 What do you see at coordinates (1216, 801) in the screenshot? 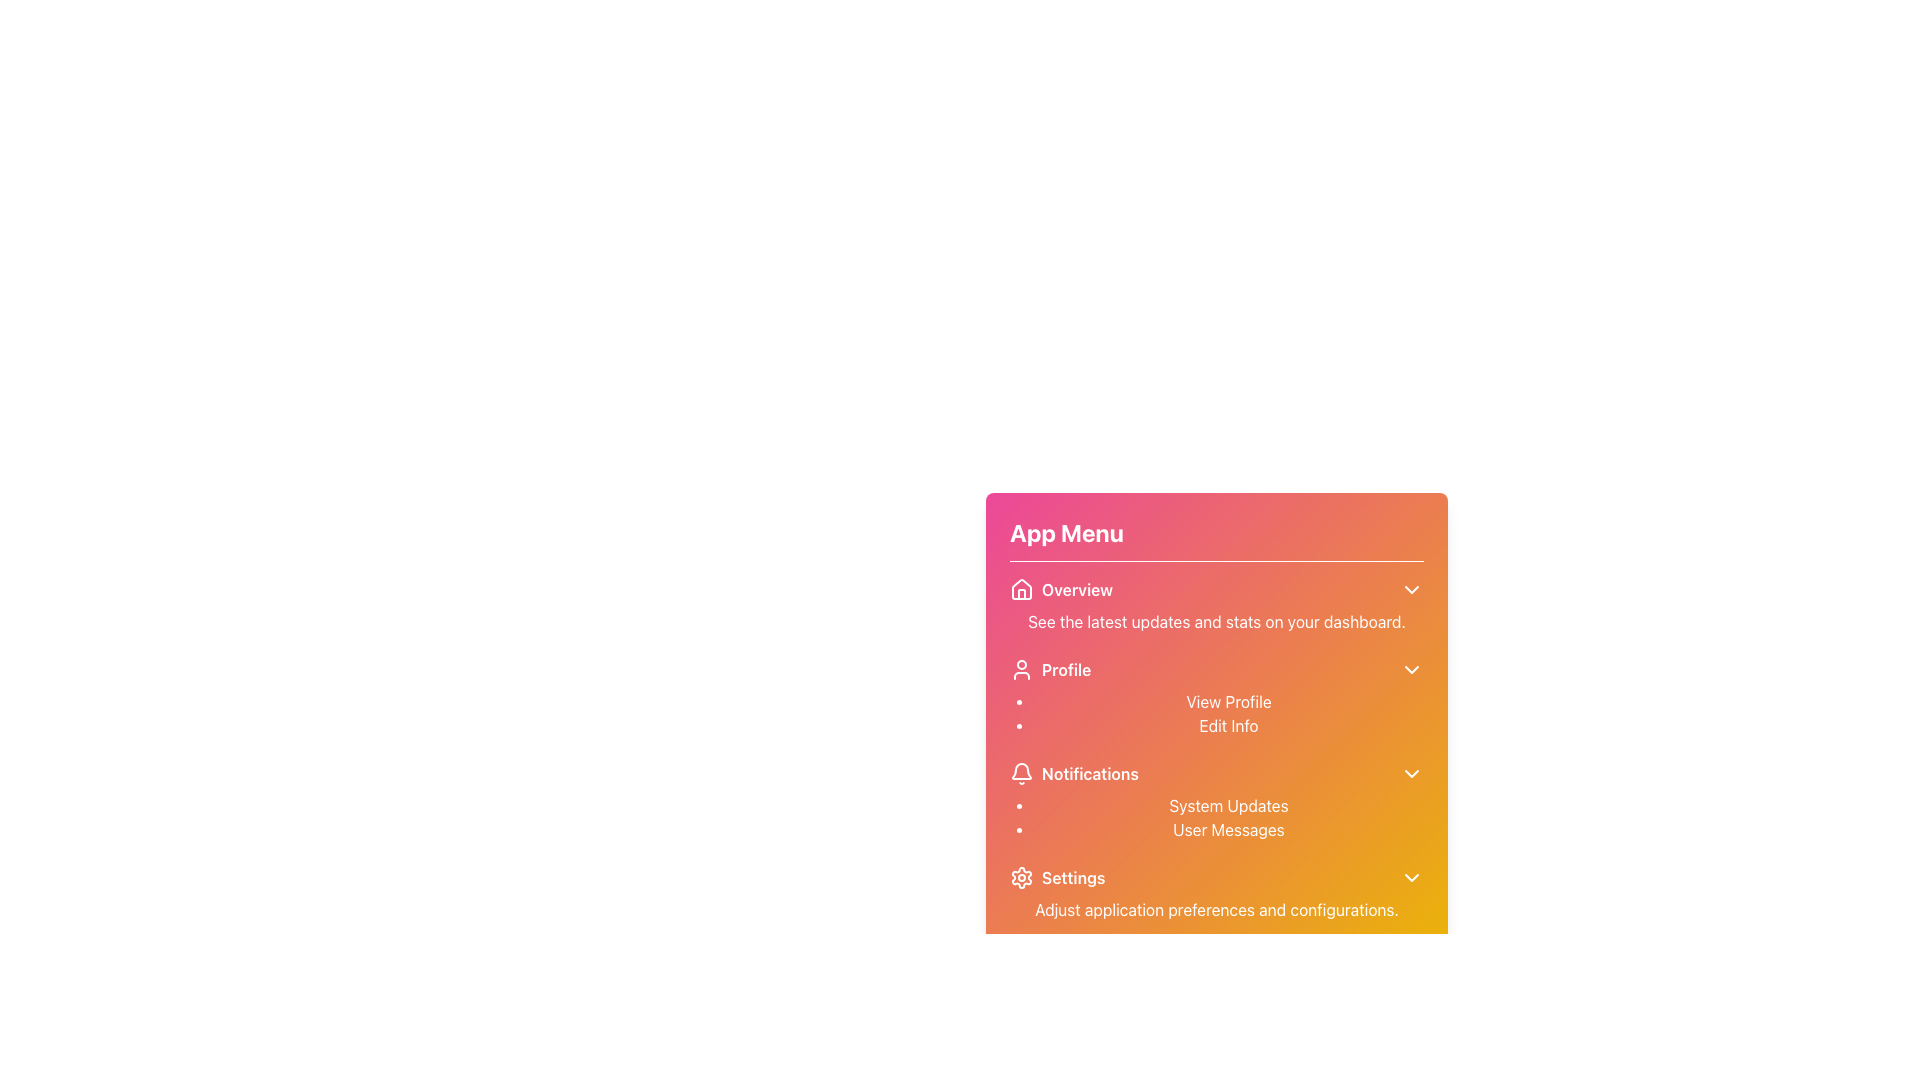
I see `the 'Notifications' text list that displays 'System Updates' and 'User Messages'` at bounding box center [1216, 801].